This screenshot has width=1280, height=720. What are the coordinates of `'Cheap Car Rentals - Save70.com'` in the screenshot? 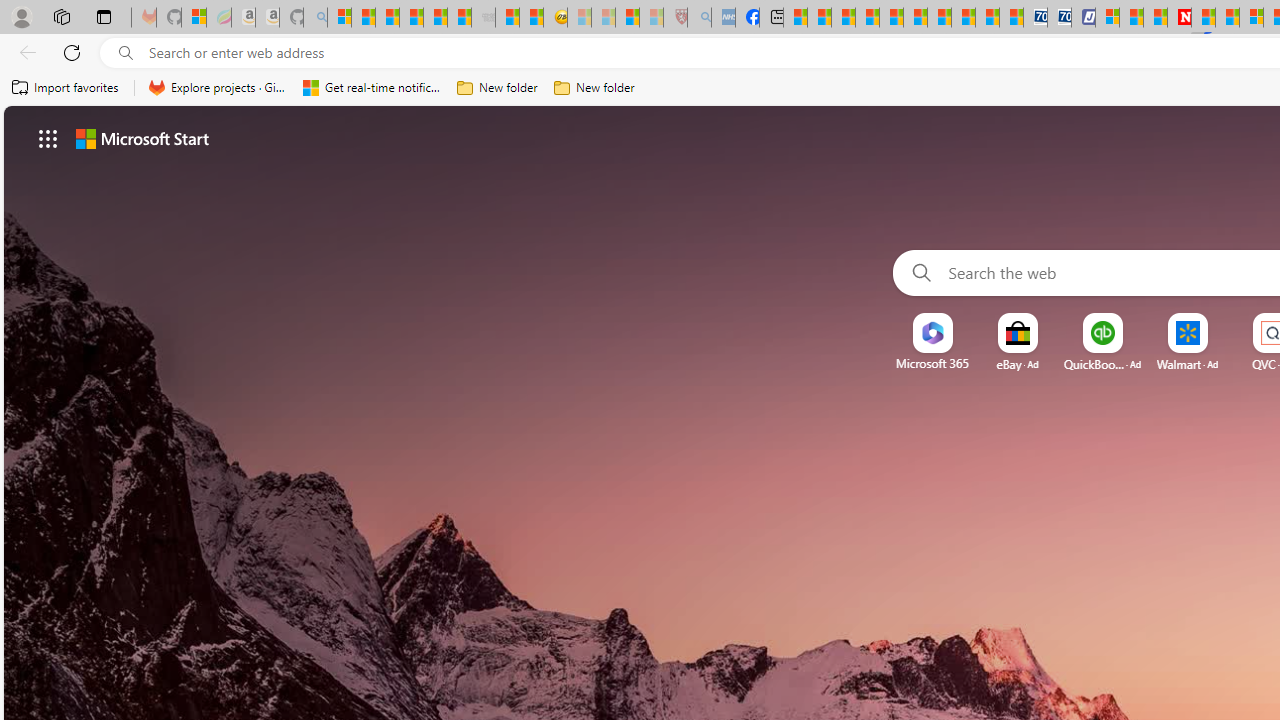 It's located at (1035, 17).